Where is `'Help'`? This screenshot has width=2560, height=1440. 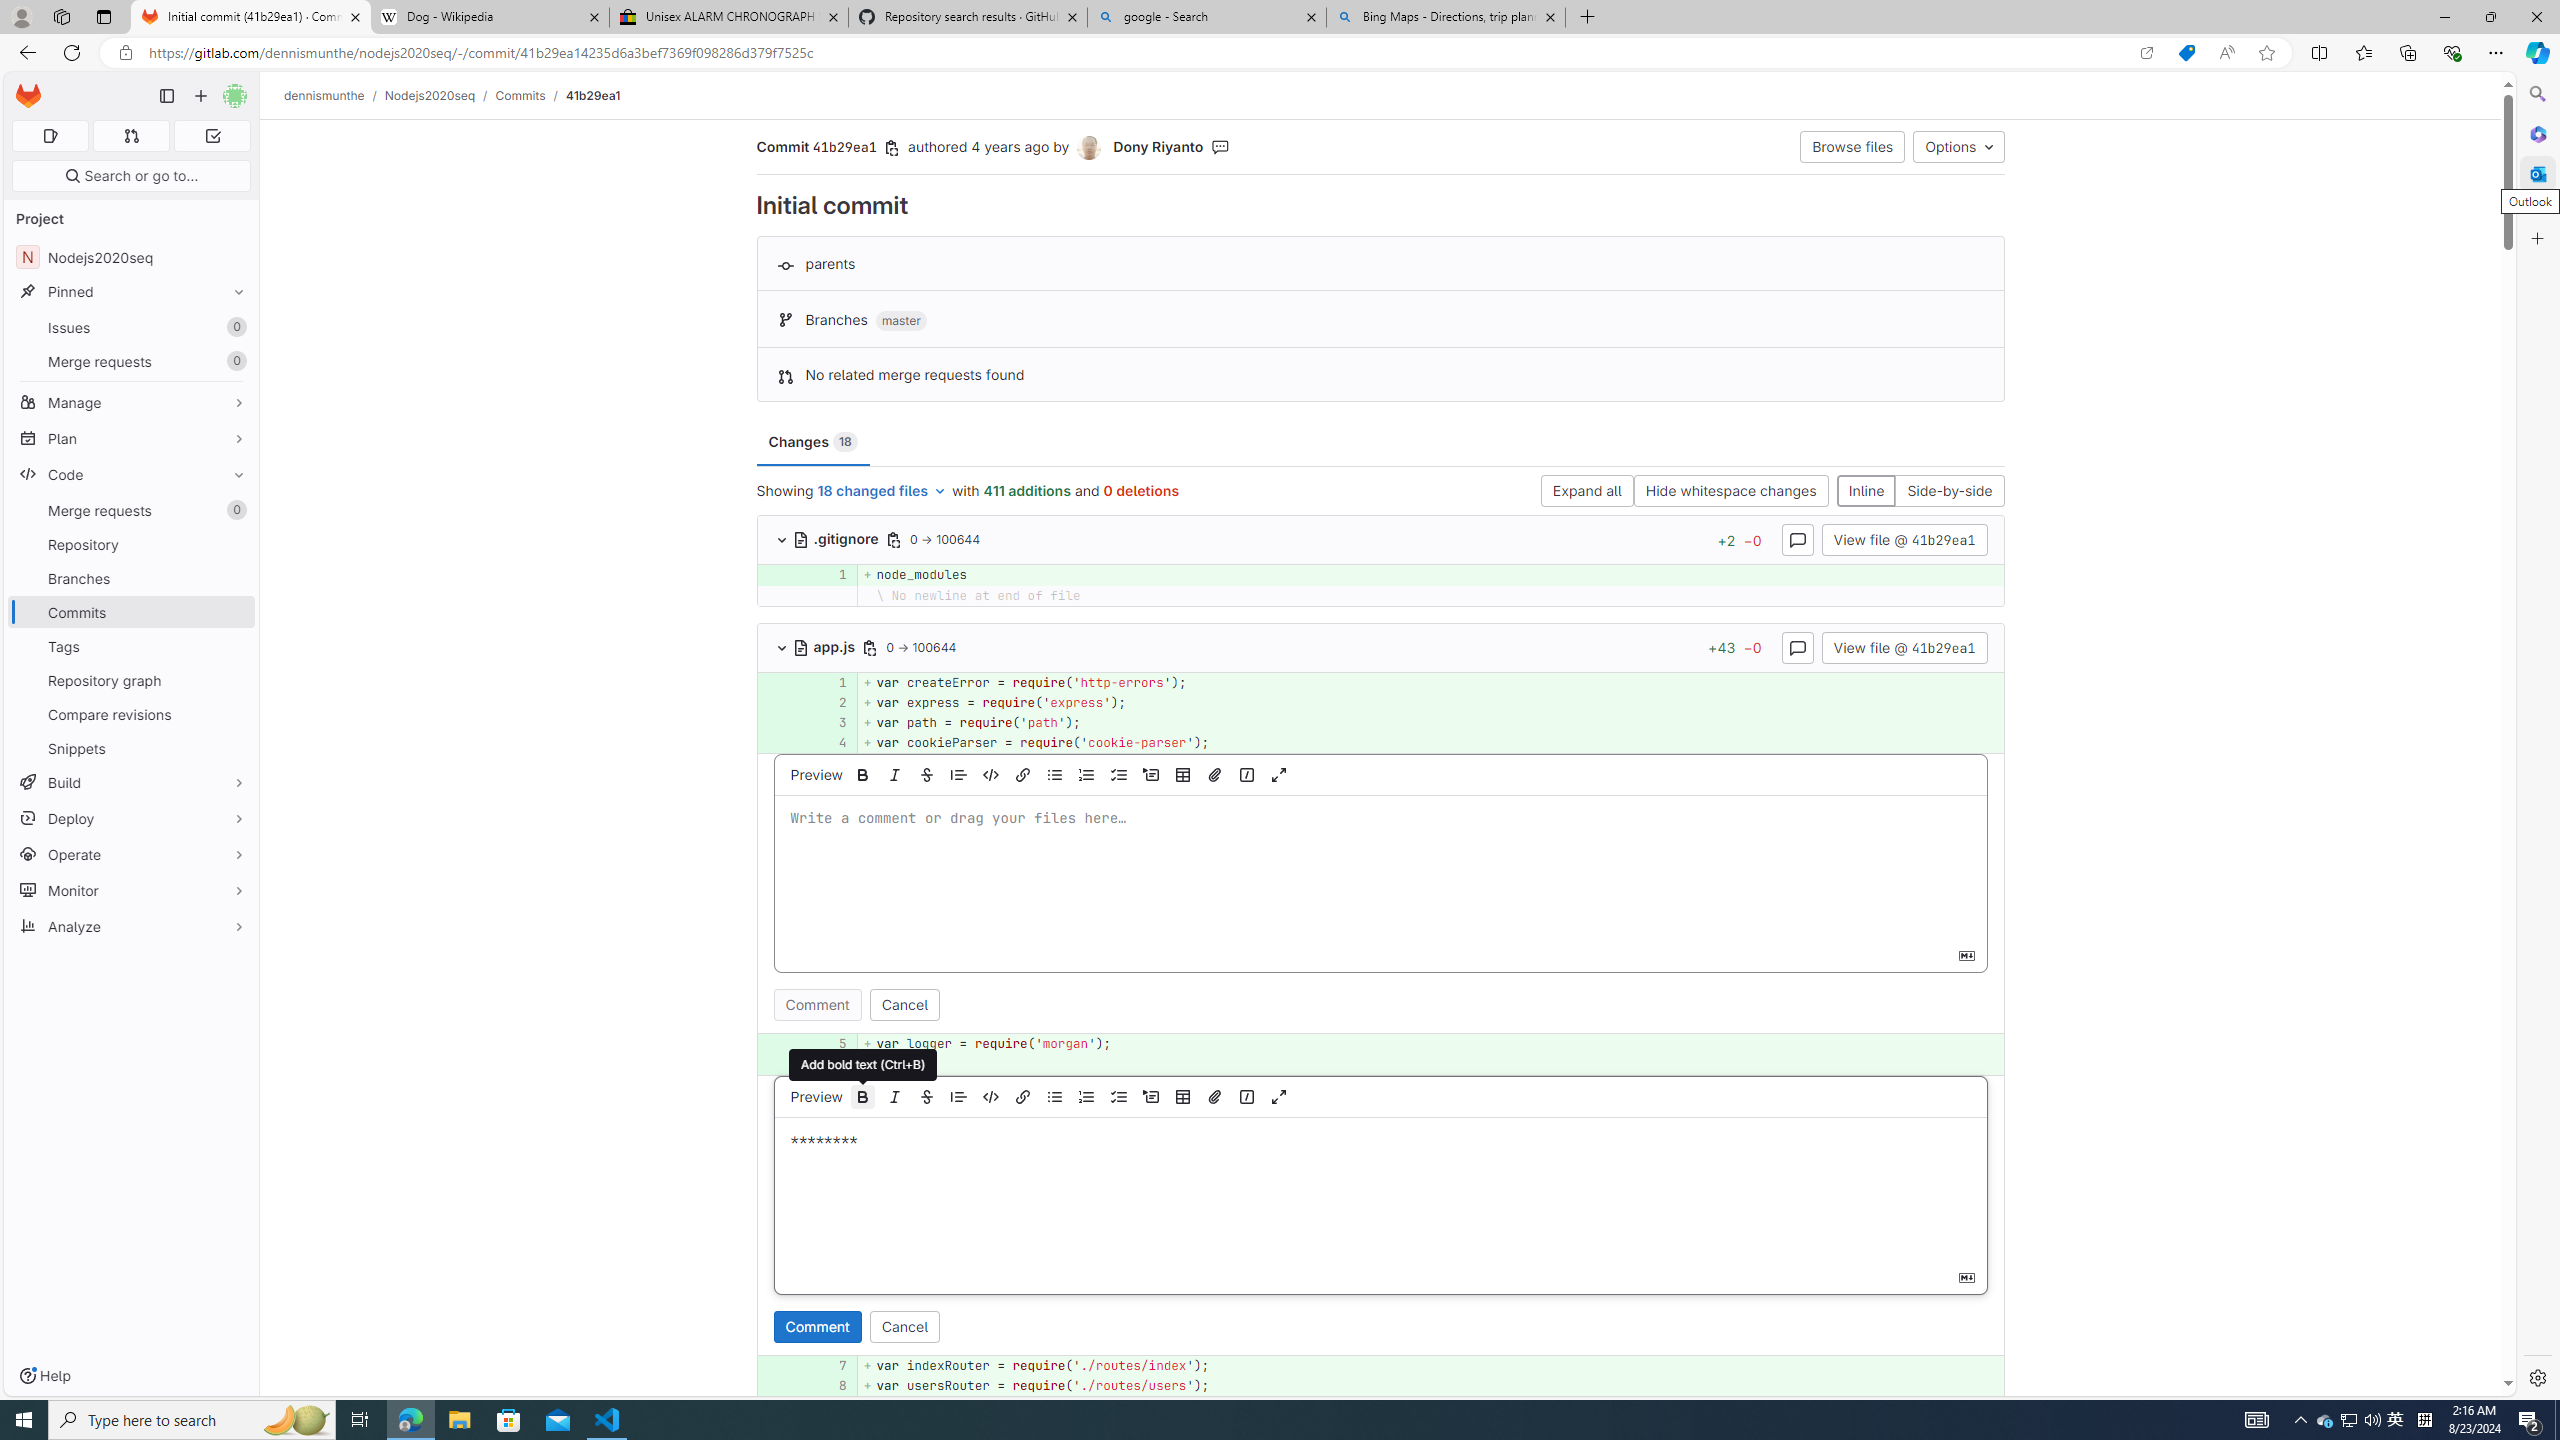 'Help' is located at coordinates (44, 1374).